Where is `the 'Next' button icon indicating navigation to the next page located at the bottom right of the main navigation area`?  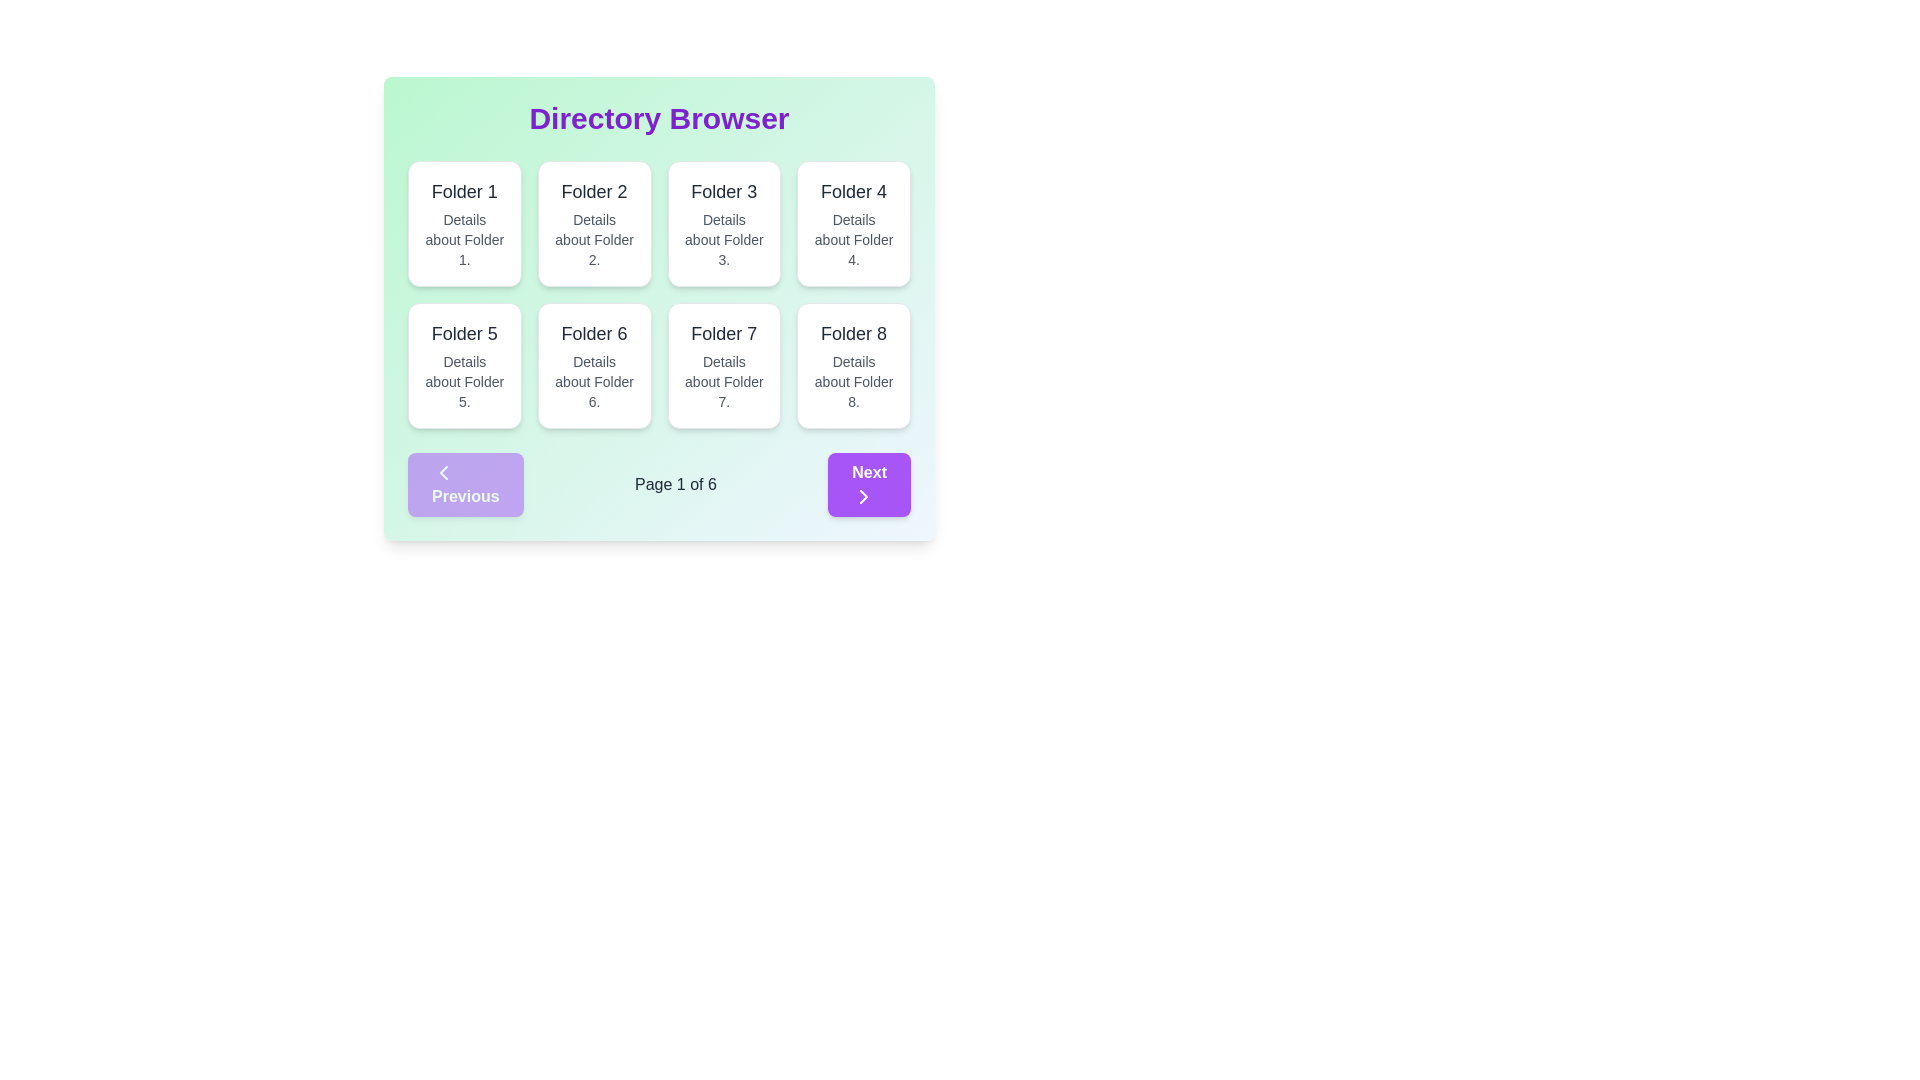
the 'Next' button icon indicating navigation to the next page located at the bottom right of the main navigation area is located at coordinates (864, 496).